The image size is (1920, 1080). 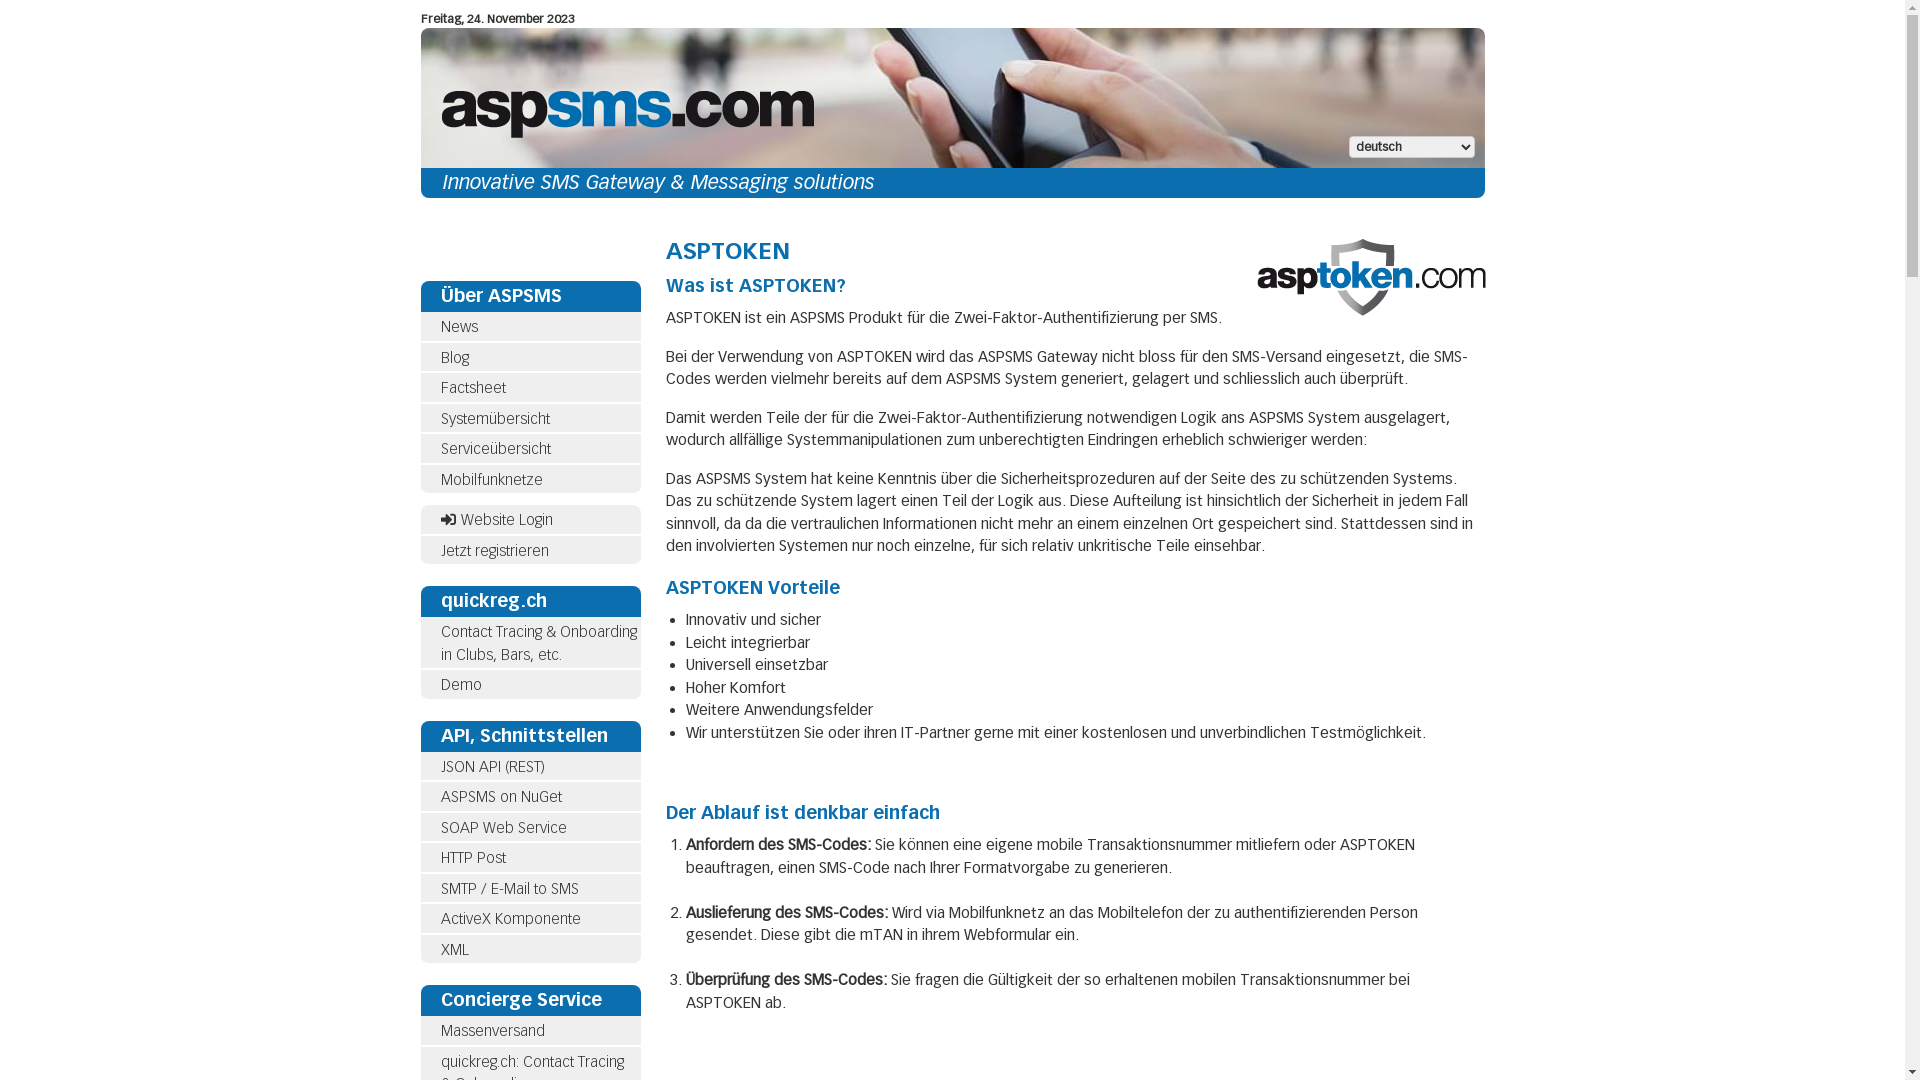 I want to click on 'JSON API (REST)', so click(x=529, y=766).